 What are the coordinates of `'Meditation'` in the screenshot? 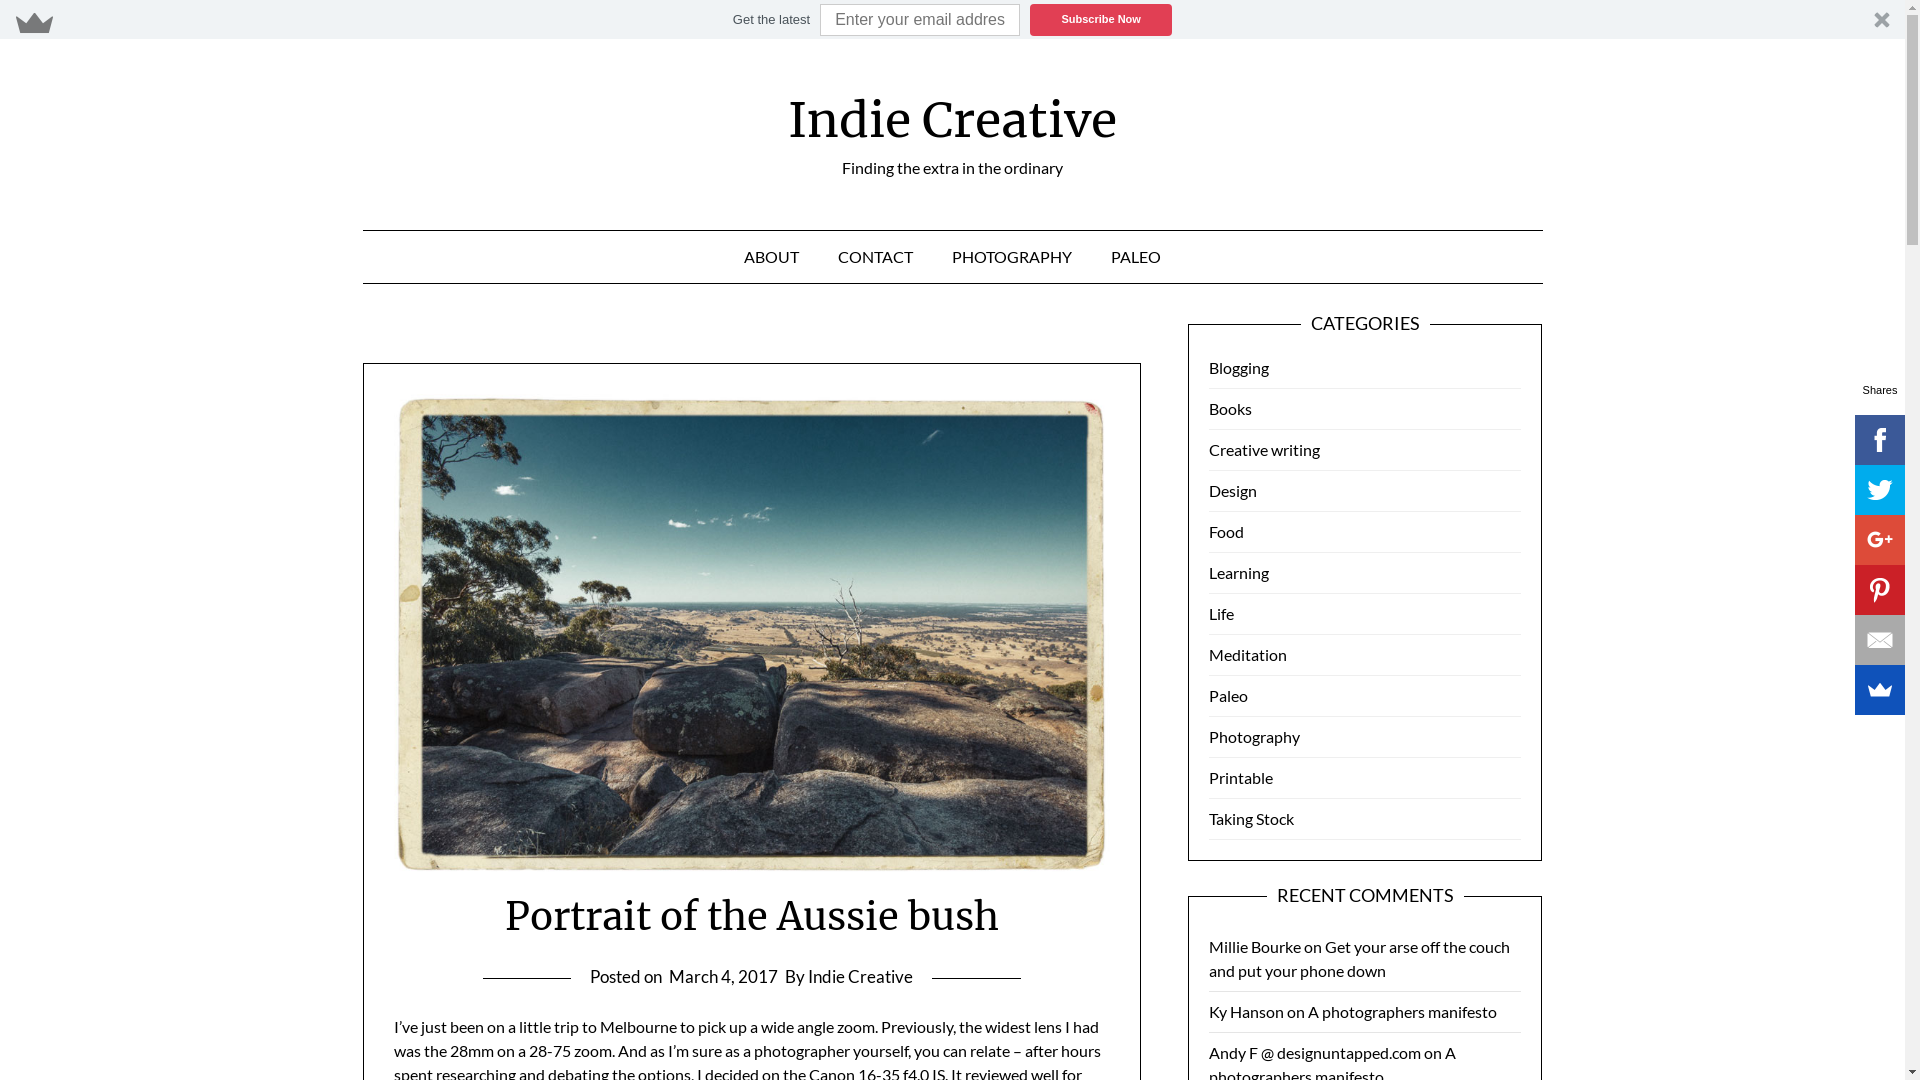 It's located at (1208, 654).